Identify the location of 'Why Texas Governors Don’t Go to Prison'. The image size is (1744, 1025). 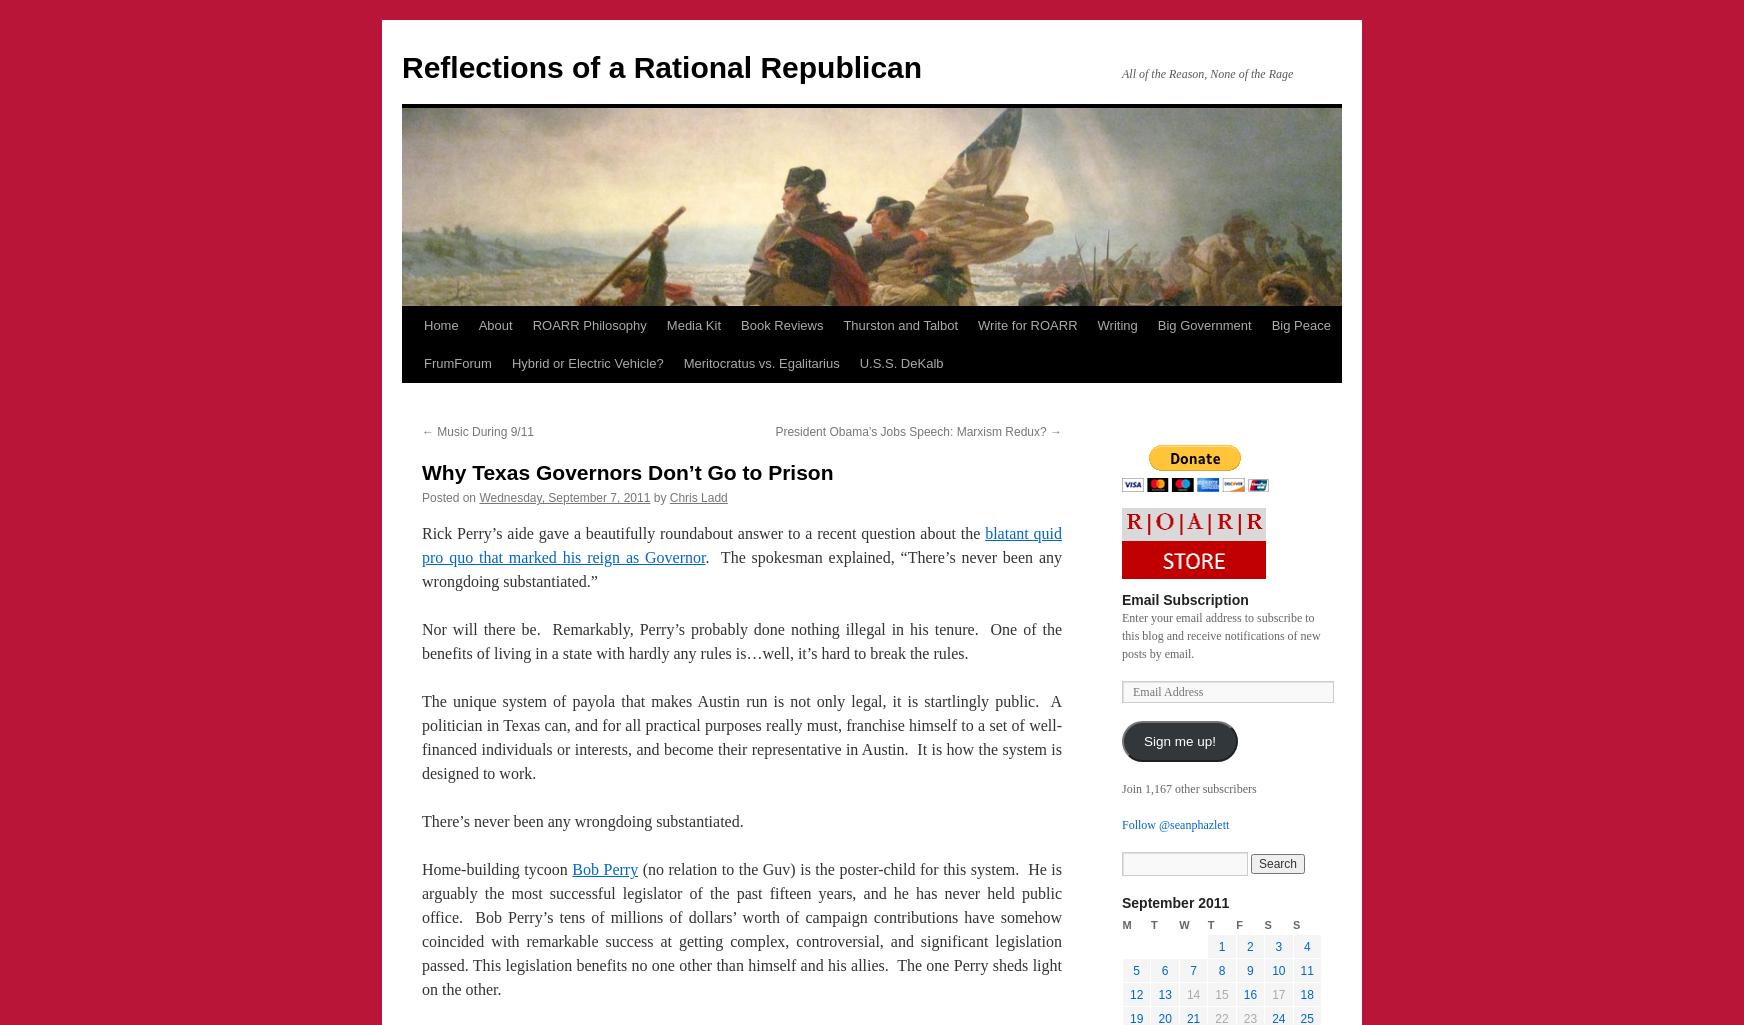
(627, 472).